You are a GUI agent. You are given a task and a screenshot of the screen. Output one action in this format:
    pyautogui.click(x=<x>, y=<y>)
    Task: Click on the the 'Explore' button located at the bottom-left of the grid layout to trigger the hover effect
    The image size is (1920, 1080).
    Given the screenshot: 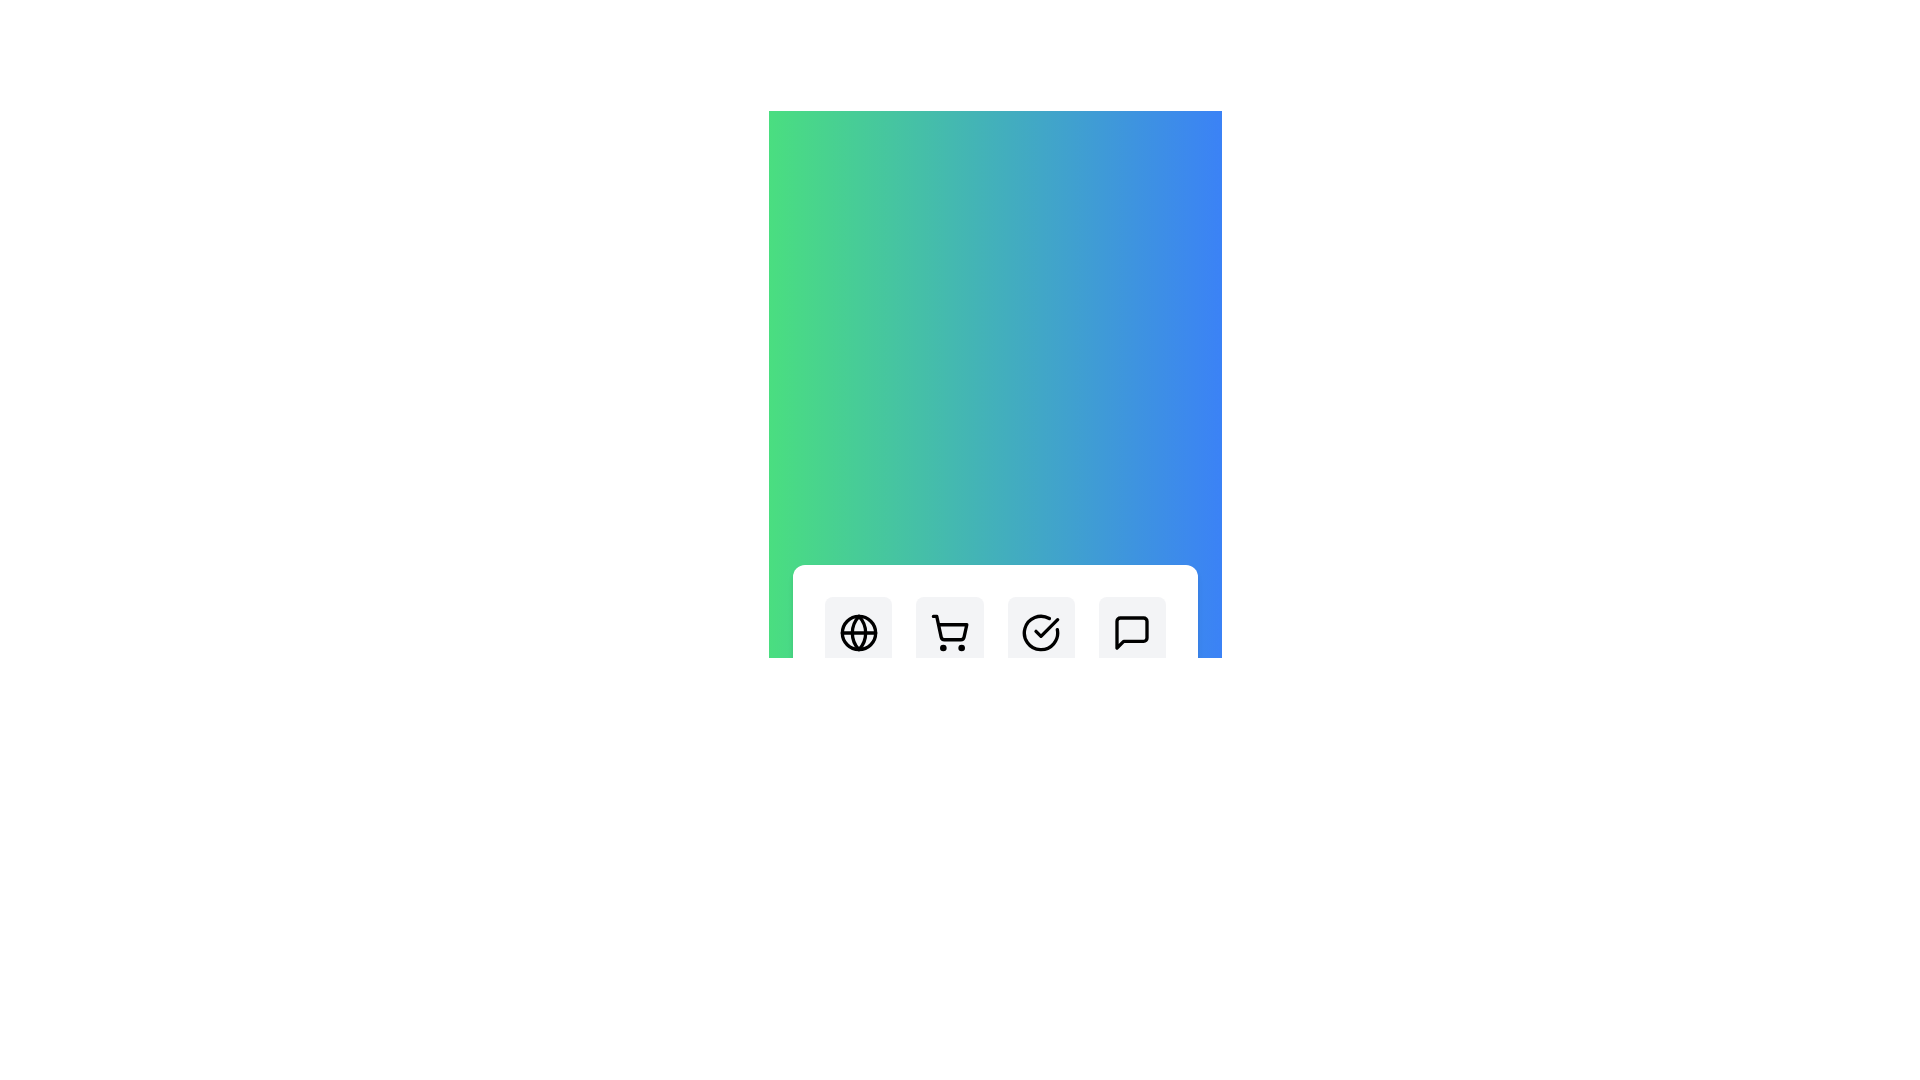 What is the action you would take?
    pyautogui.click(x=858, y=651)
    